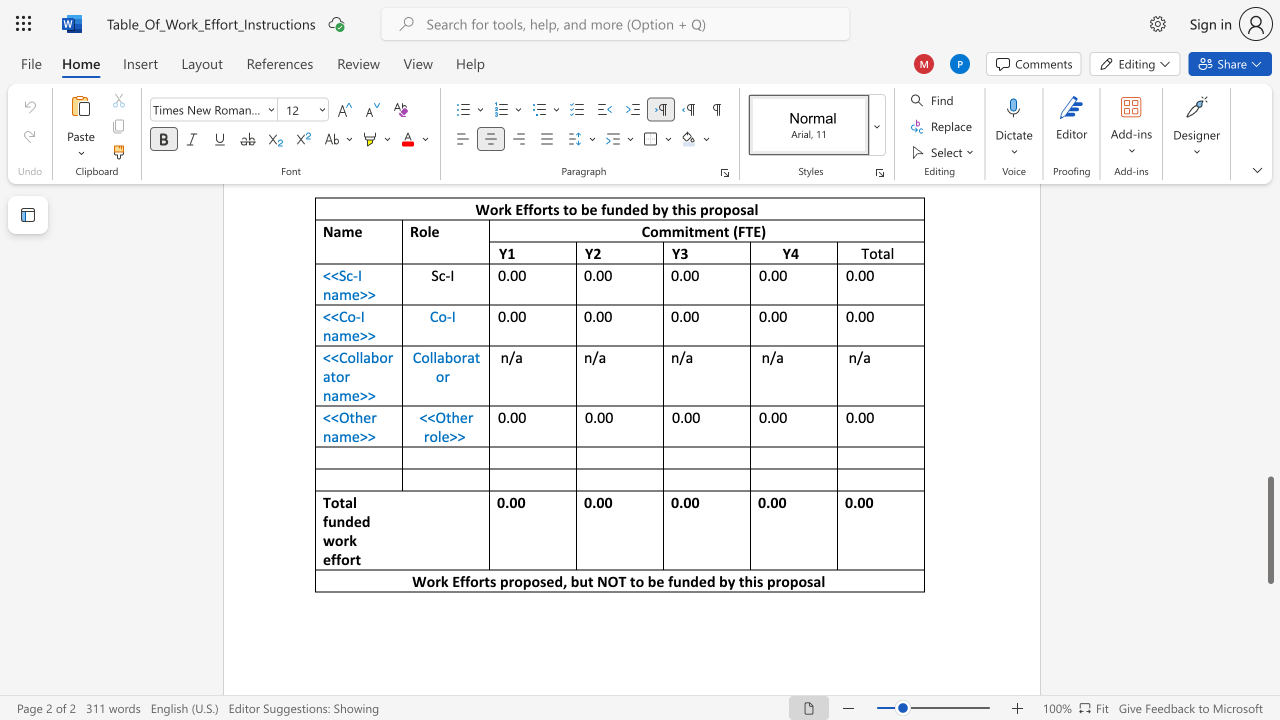  What do you see at coordinates (1269, 238) in the screenshot?
I see `the scrollbar to slide the page up` at bounding box center [1269, 238].